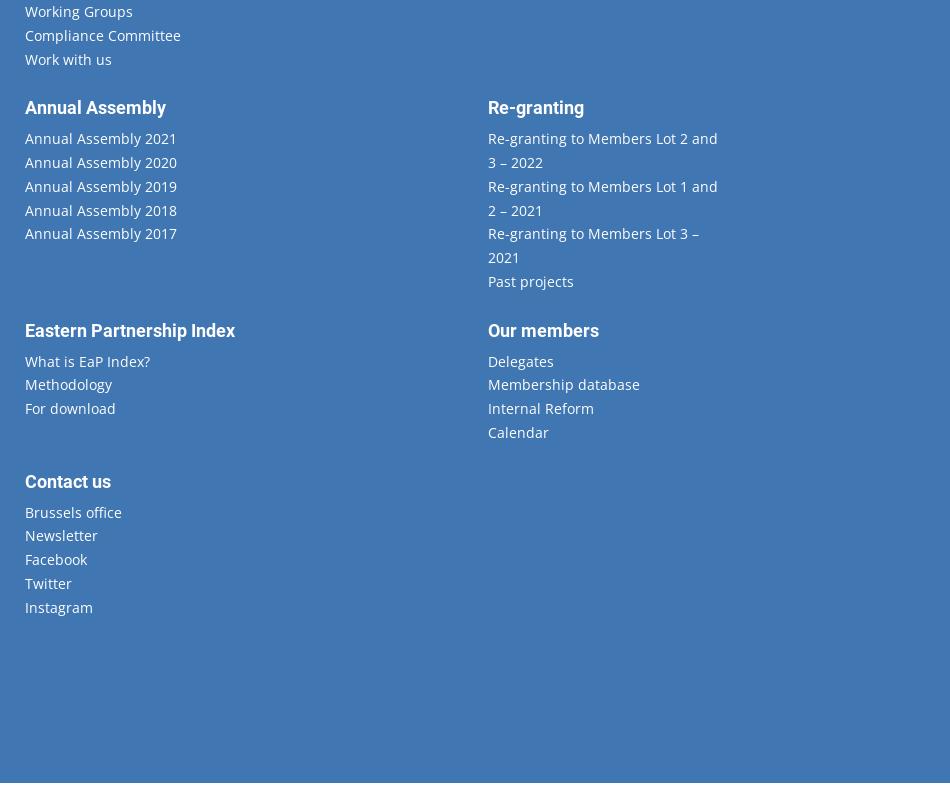  Describe the element at coordinates (517, 431) in the screenshot. I see `'Calendar'` at that location.